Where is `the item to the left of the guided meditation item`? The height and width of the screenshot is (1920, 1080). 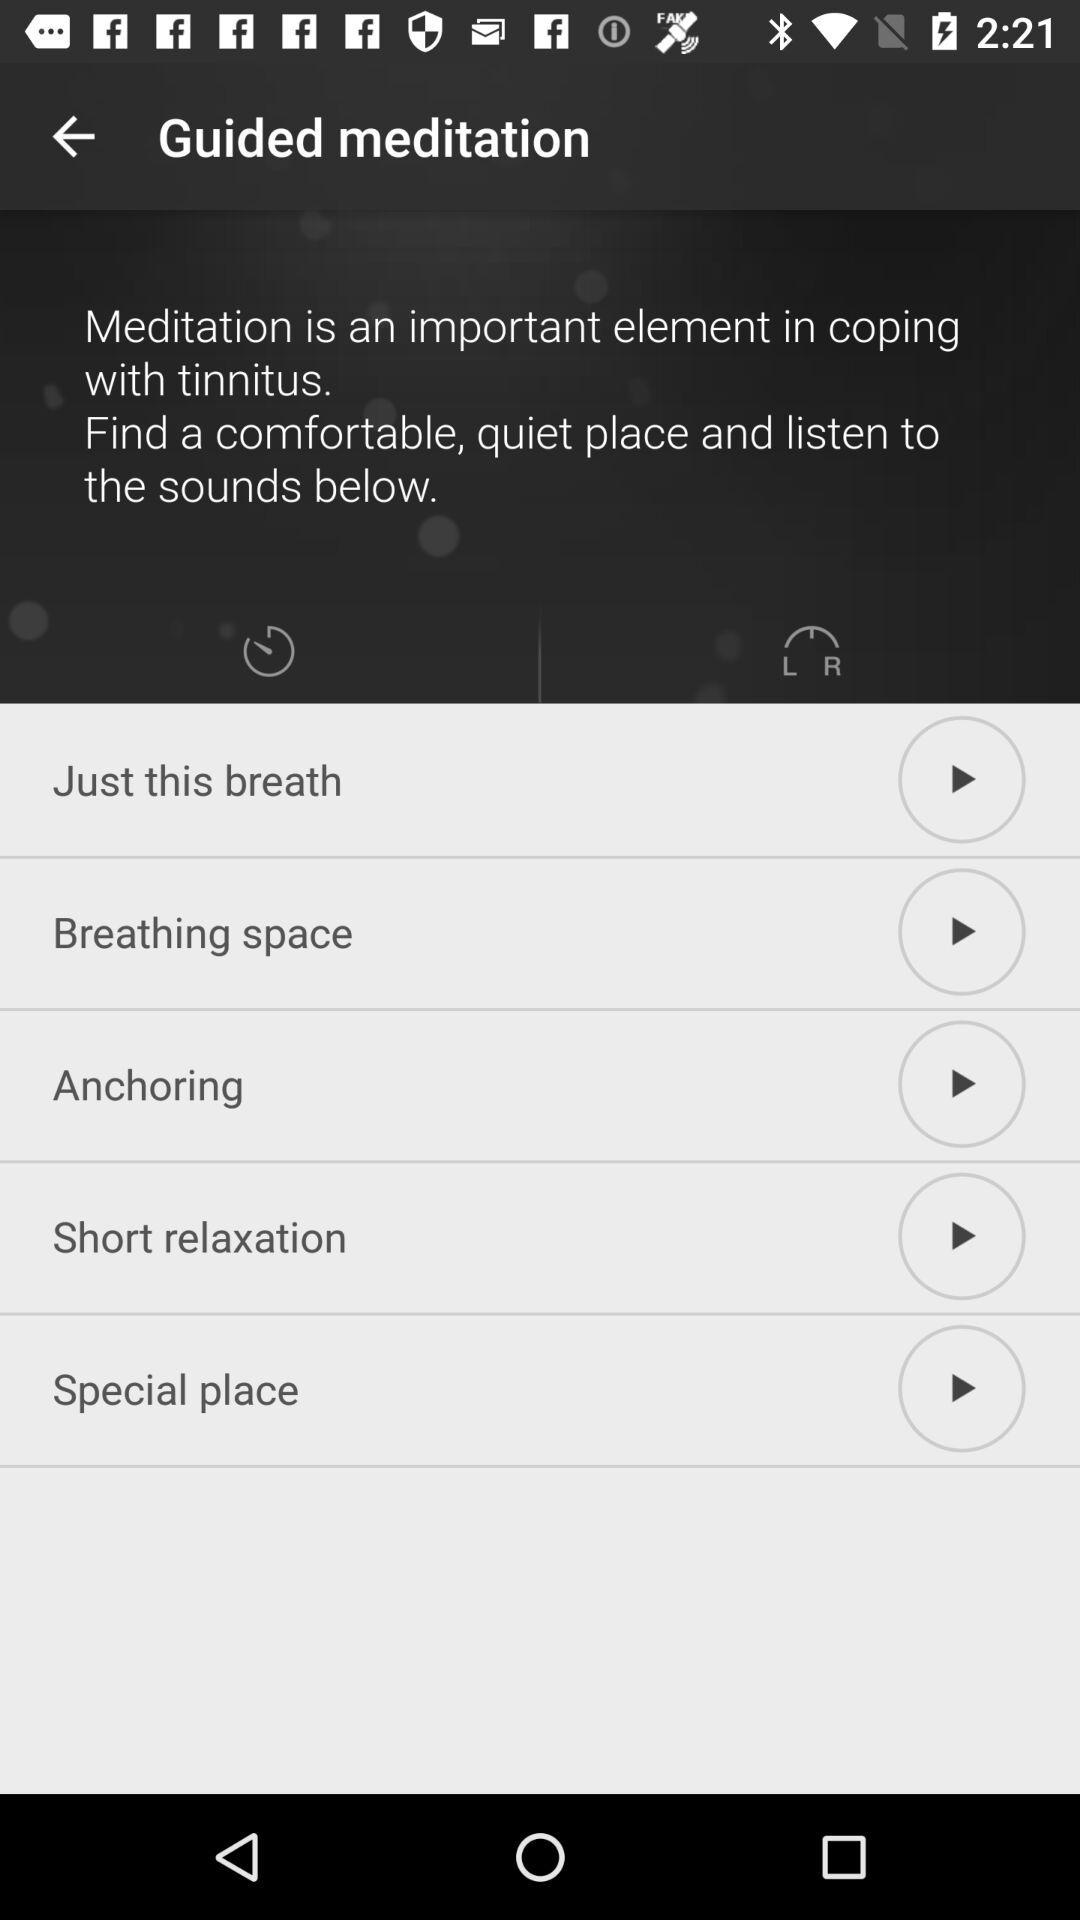 the item to the left of the guided meditation item is located at coordinates (72, 135).